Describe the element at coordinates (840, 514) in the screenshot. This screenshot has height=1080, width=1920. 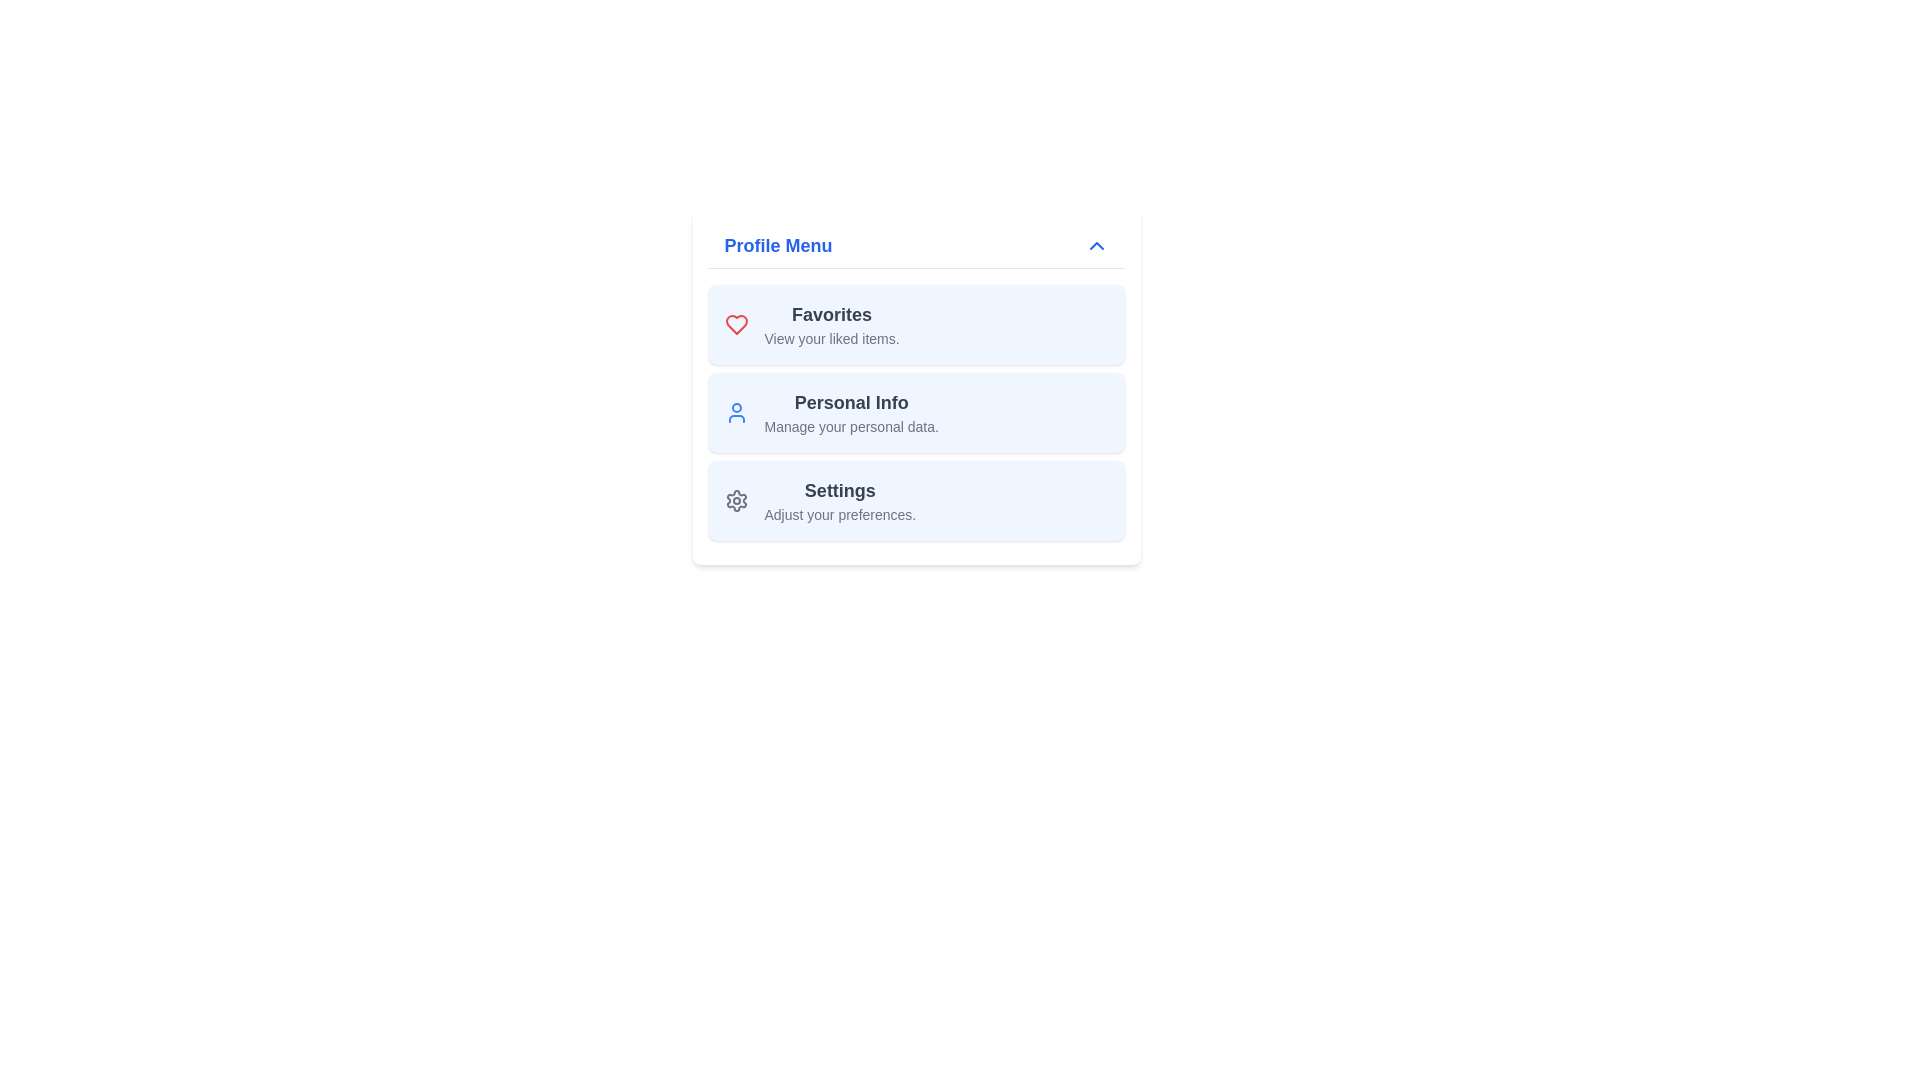
I see `text label that contains the content 'Adjust your preferences.' located below the 'Settings' title` at that location.